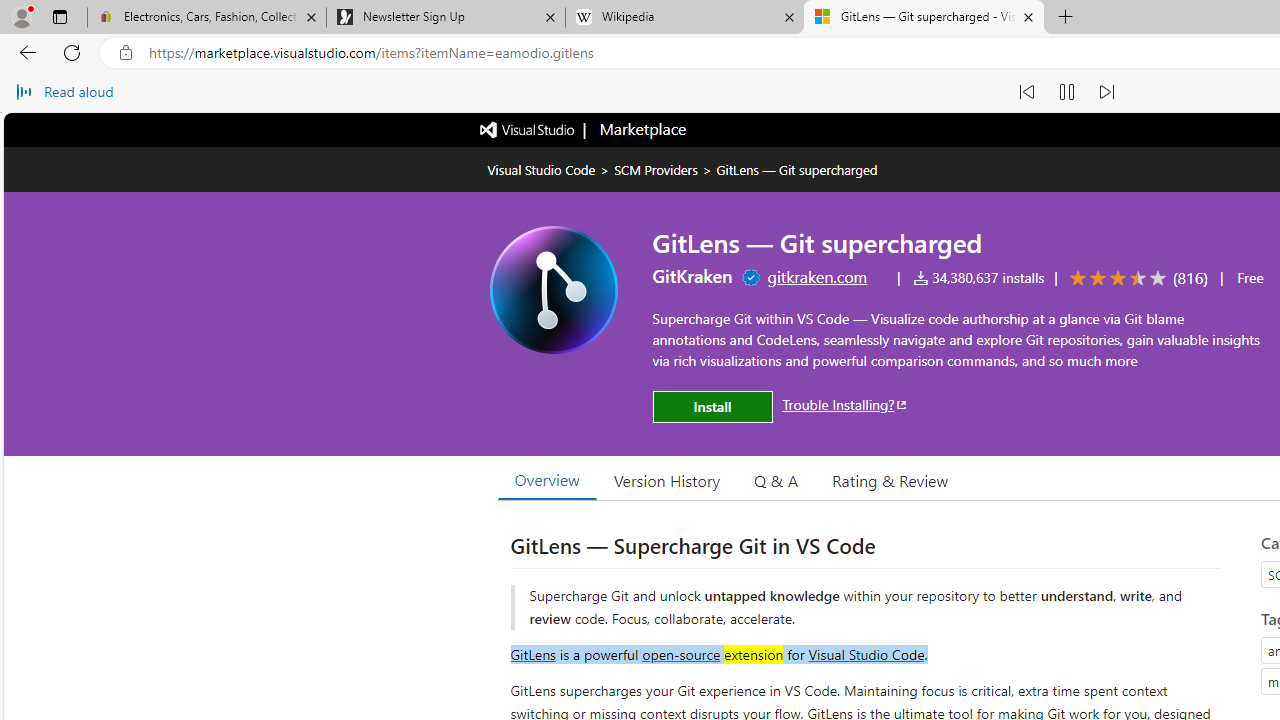 This screenshot has width=1280, height=720. Describe the element at coordinates (528, 128) in the screenshot. I see `'Visual Studio logo'` at that location.